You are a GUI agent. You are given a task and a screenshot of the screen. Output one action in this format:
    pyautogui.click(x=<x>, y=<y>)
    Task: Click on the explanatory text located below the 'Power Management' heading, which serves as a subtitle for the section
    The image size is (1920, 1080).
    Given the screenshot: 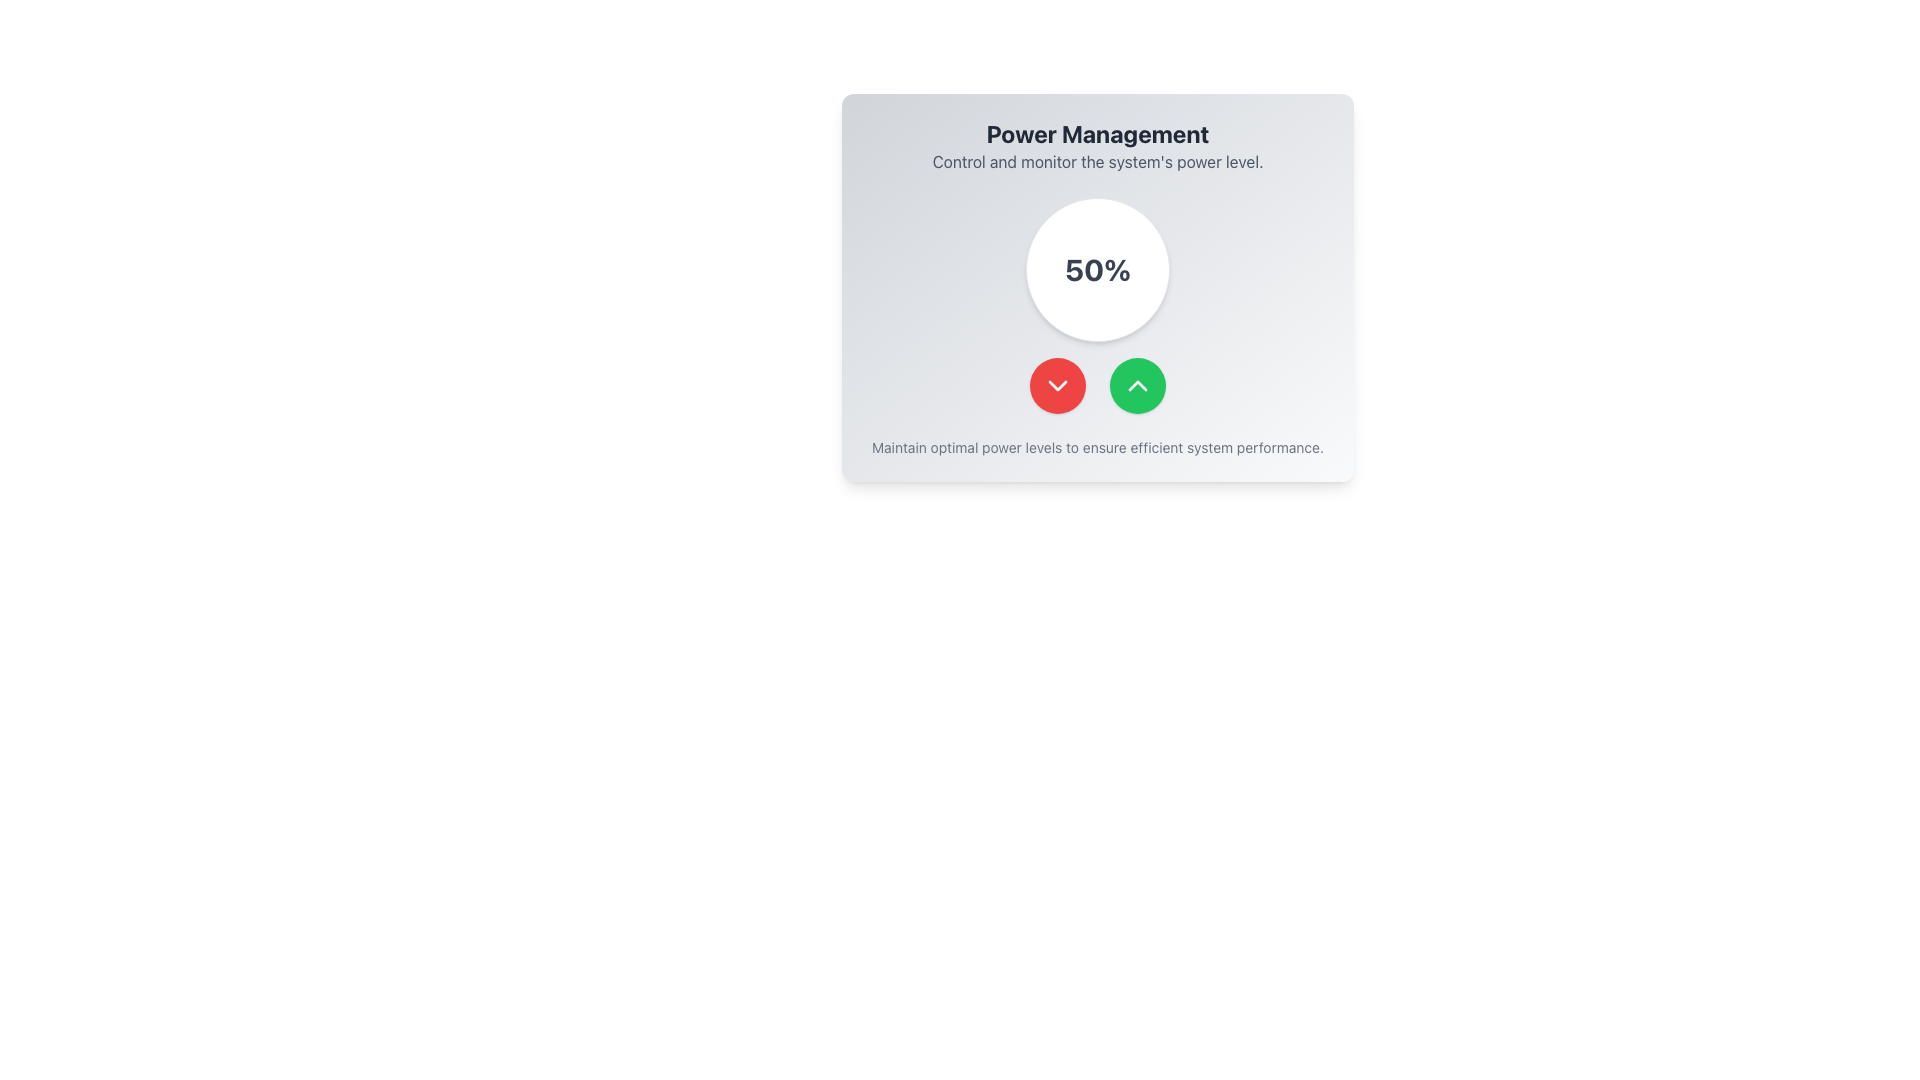 What is the action you would take?
    pyautogui.click(x=1097, y=161)
    